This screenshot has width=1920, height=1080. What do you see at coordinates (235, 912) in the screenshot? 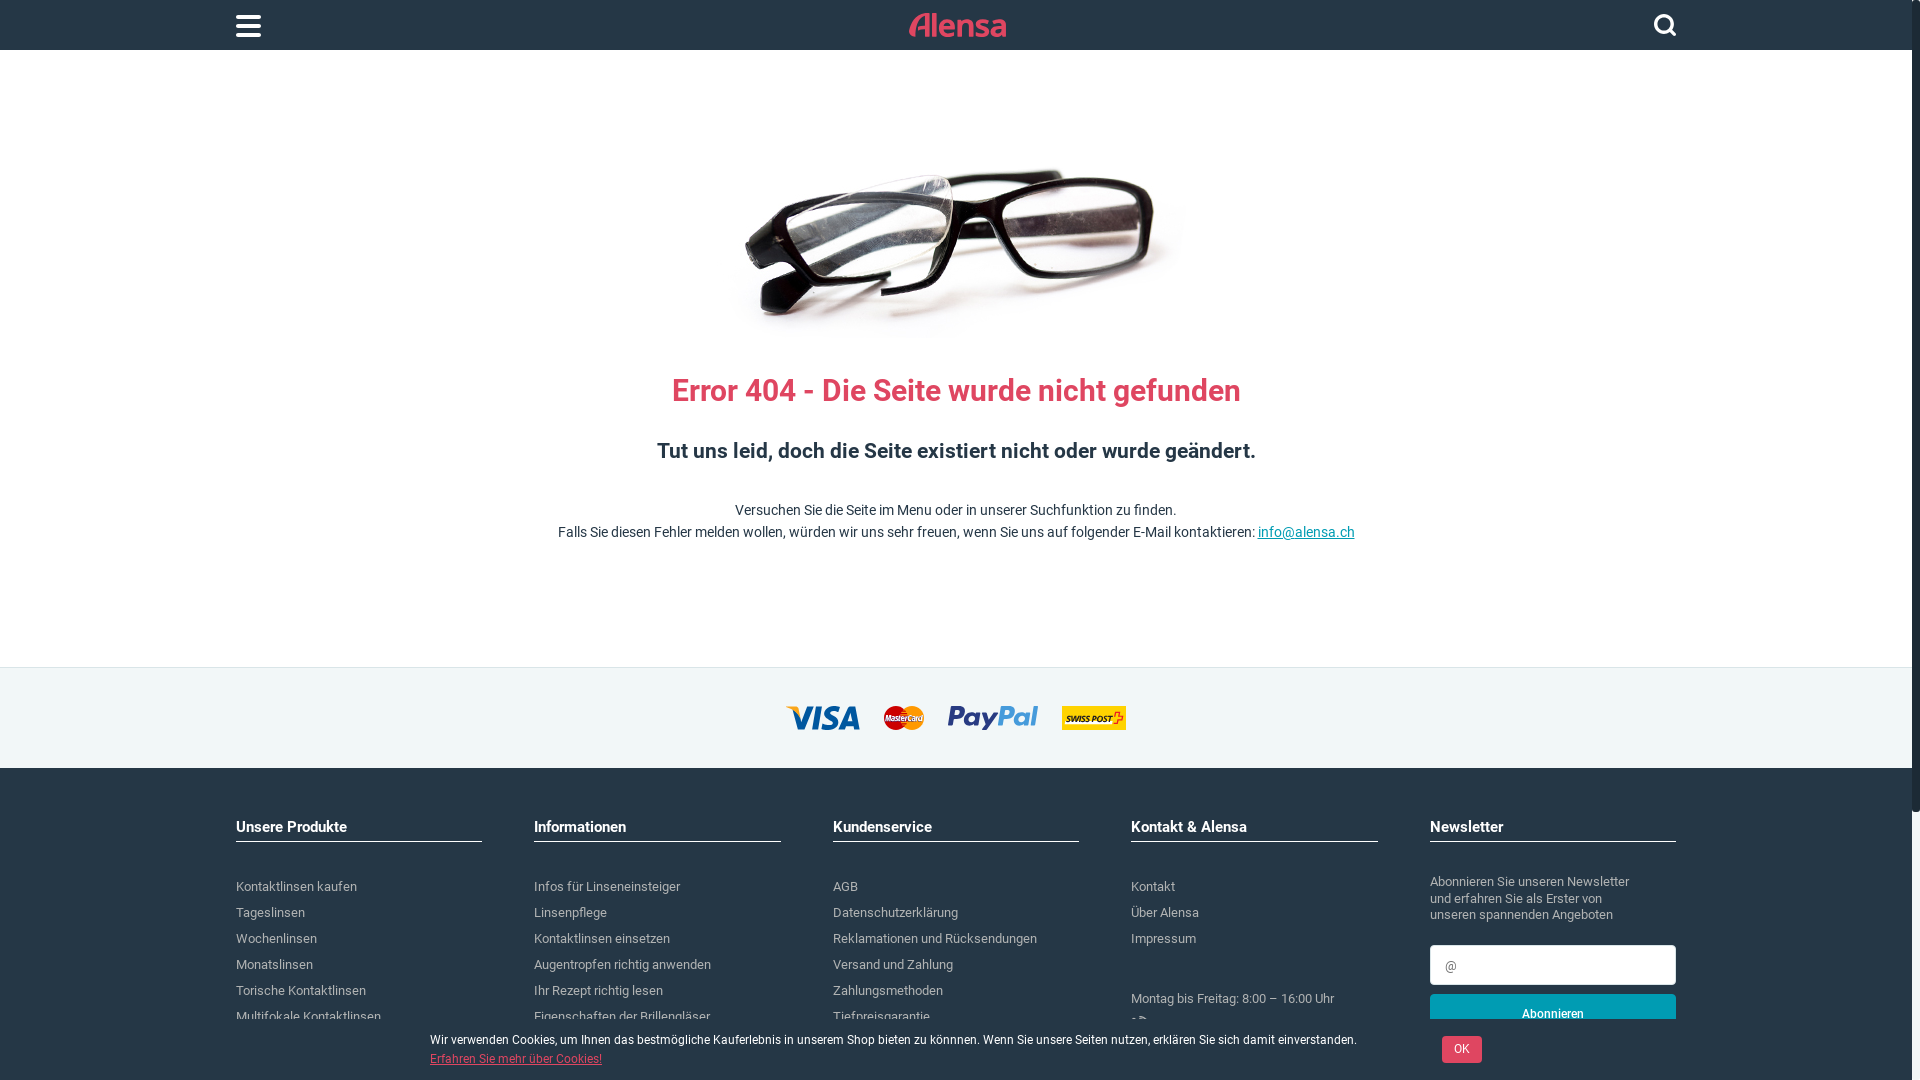
I see `'Tageslinsen'` at bounding box center [235, 912].